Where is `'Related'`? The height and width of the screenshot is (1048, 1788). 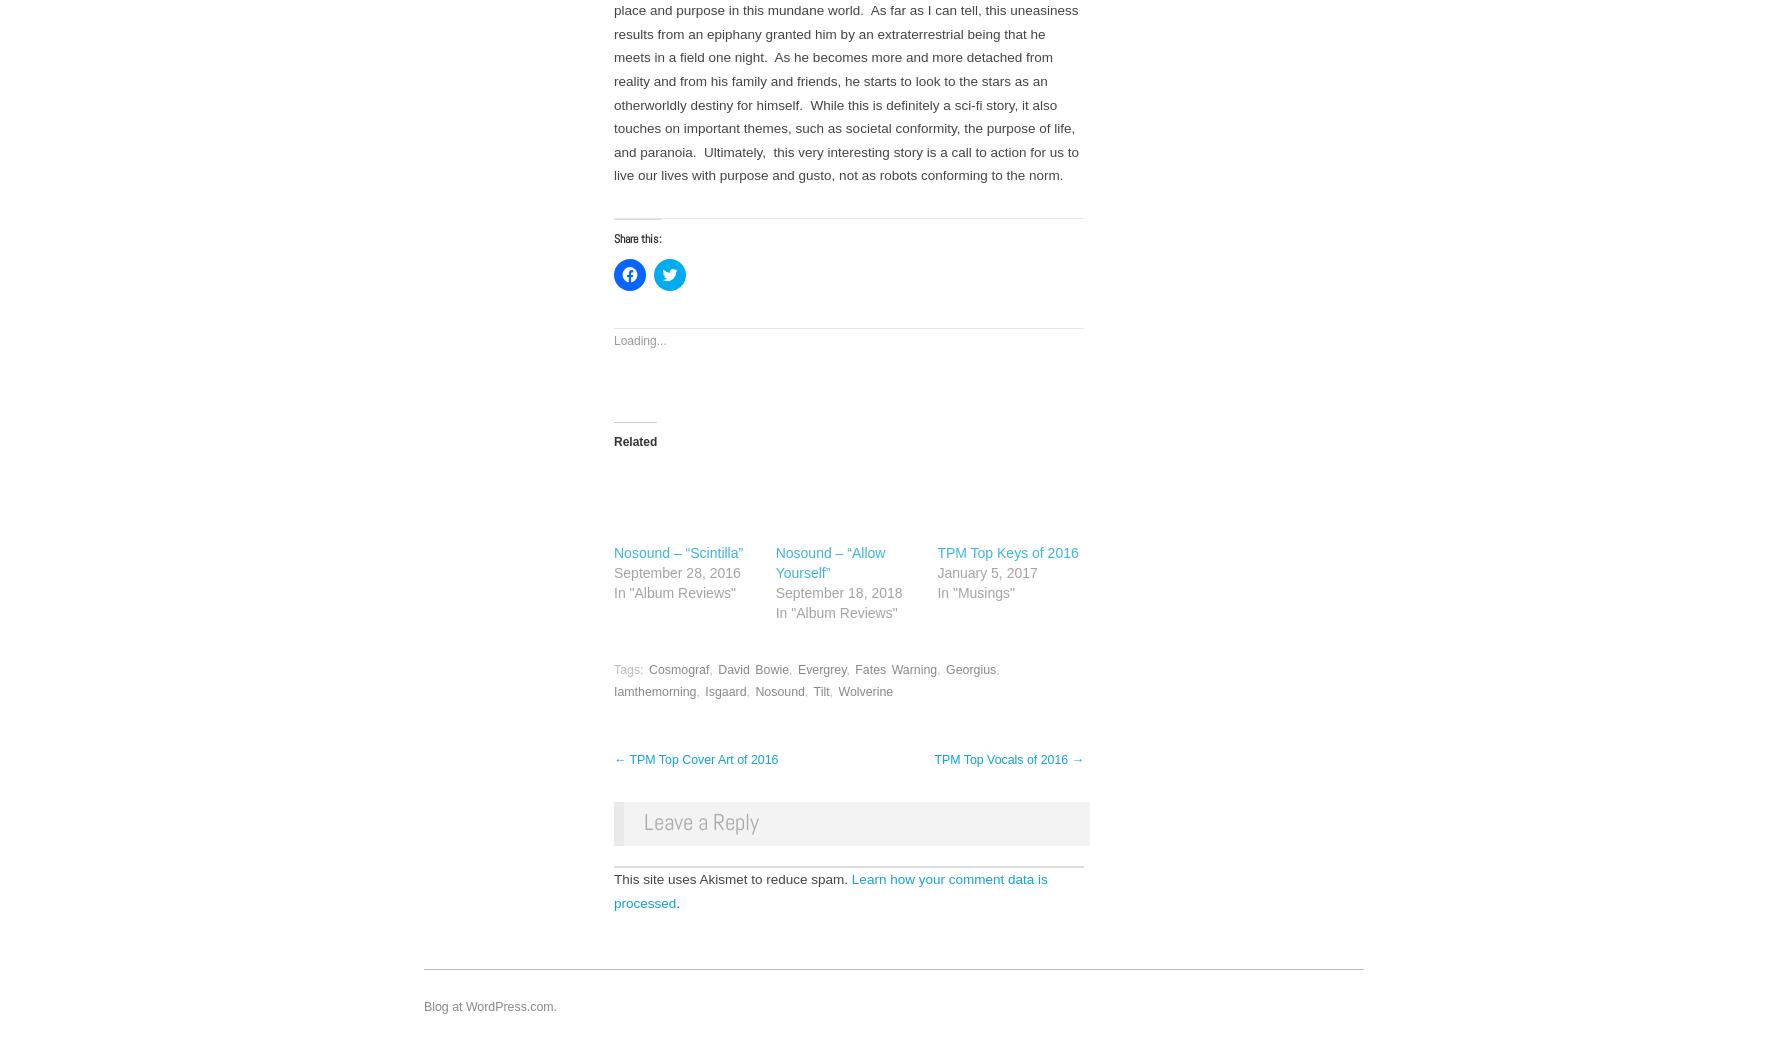
'Related' is located at coordinates (635, 439).